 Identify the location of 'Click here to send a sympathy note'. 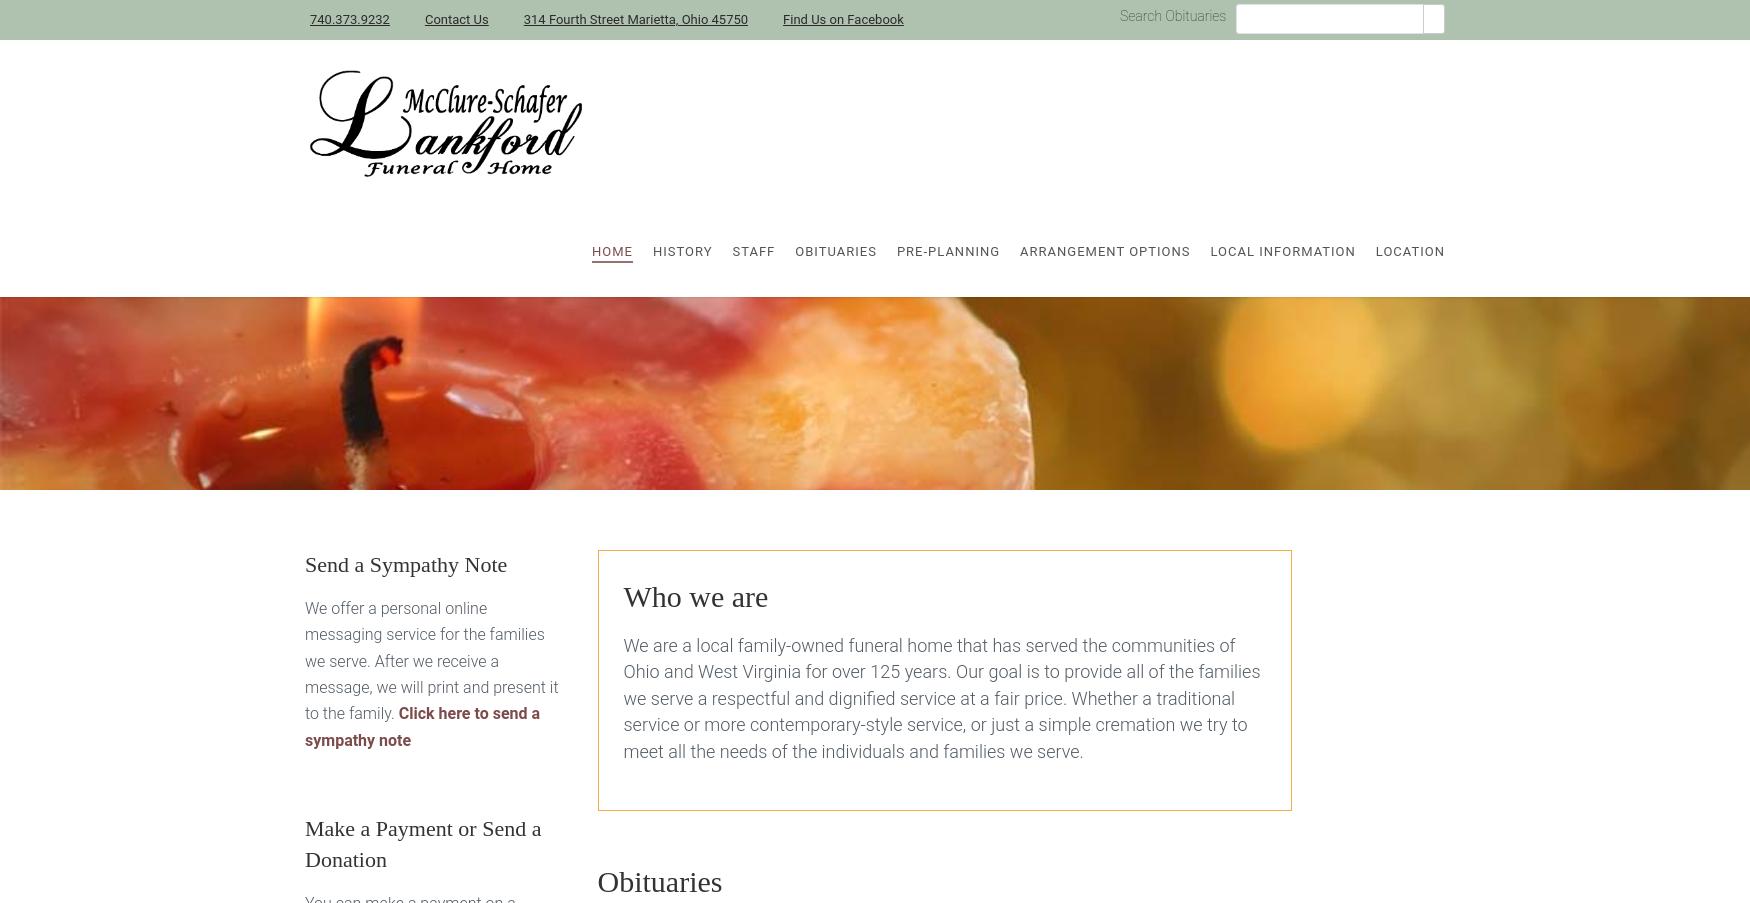
(304, 726).